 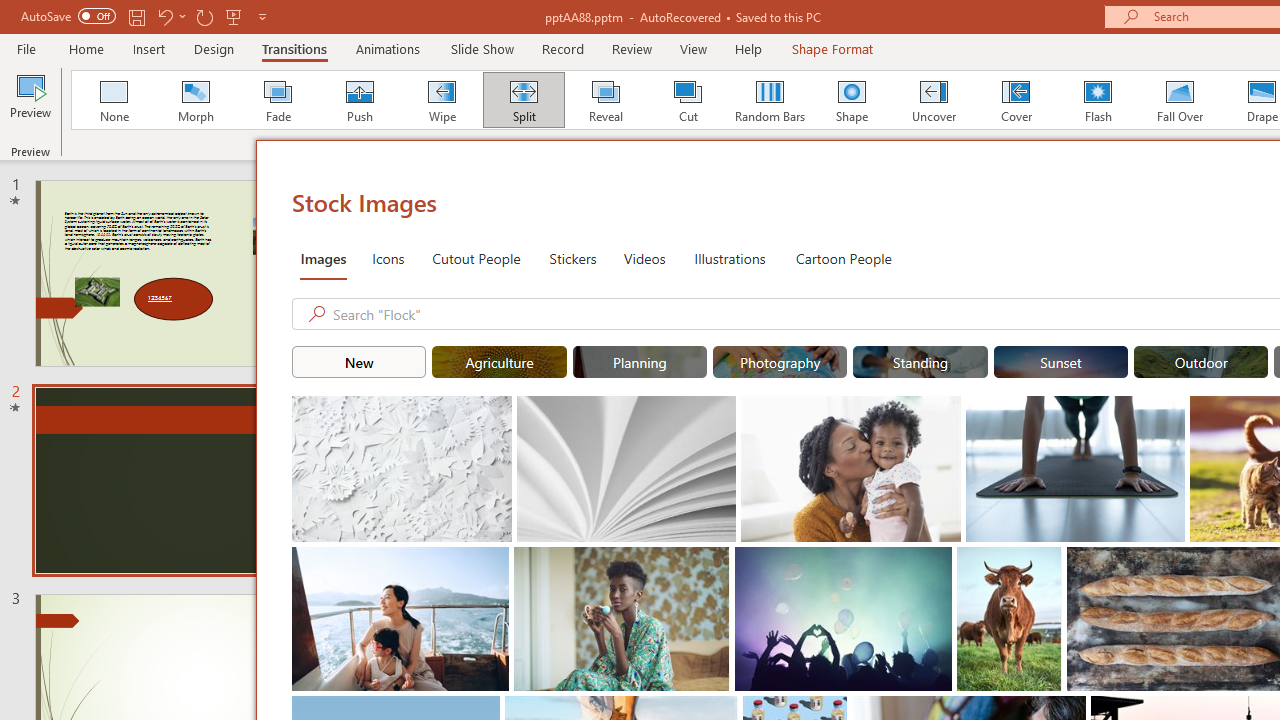 What do you see at coordinates (164, 16) in the screenshot?
I see `'Undo'` at bounding box center [164, 16].